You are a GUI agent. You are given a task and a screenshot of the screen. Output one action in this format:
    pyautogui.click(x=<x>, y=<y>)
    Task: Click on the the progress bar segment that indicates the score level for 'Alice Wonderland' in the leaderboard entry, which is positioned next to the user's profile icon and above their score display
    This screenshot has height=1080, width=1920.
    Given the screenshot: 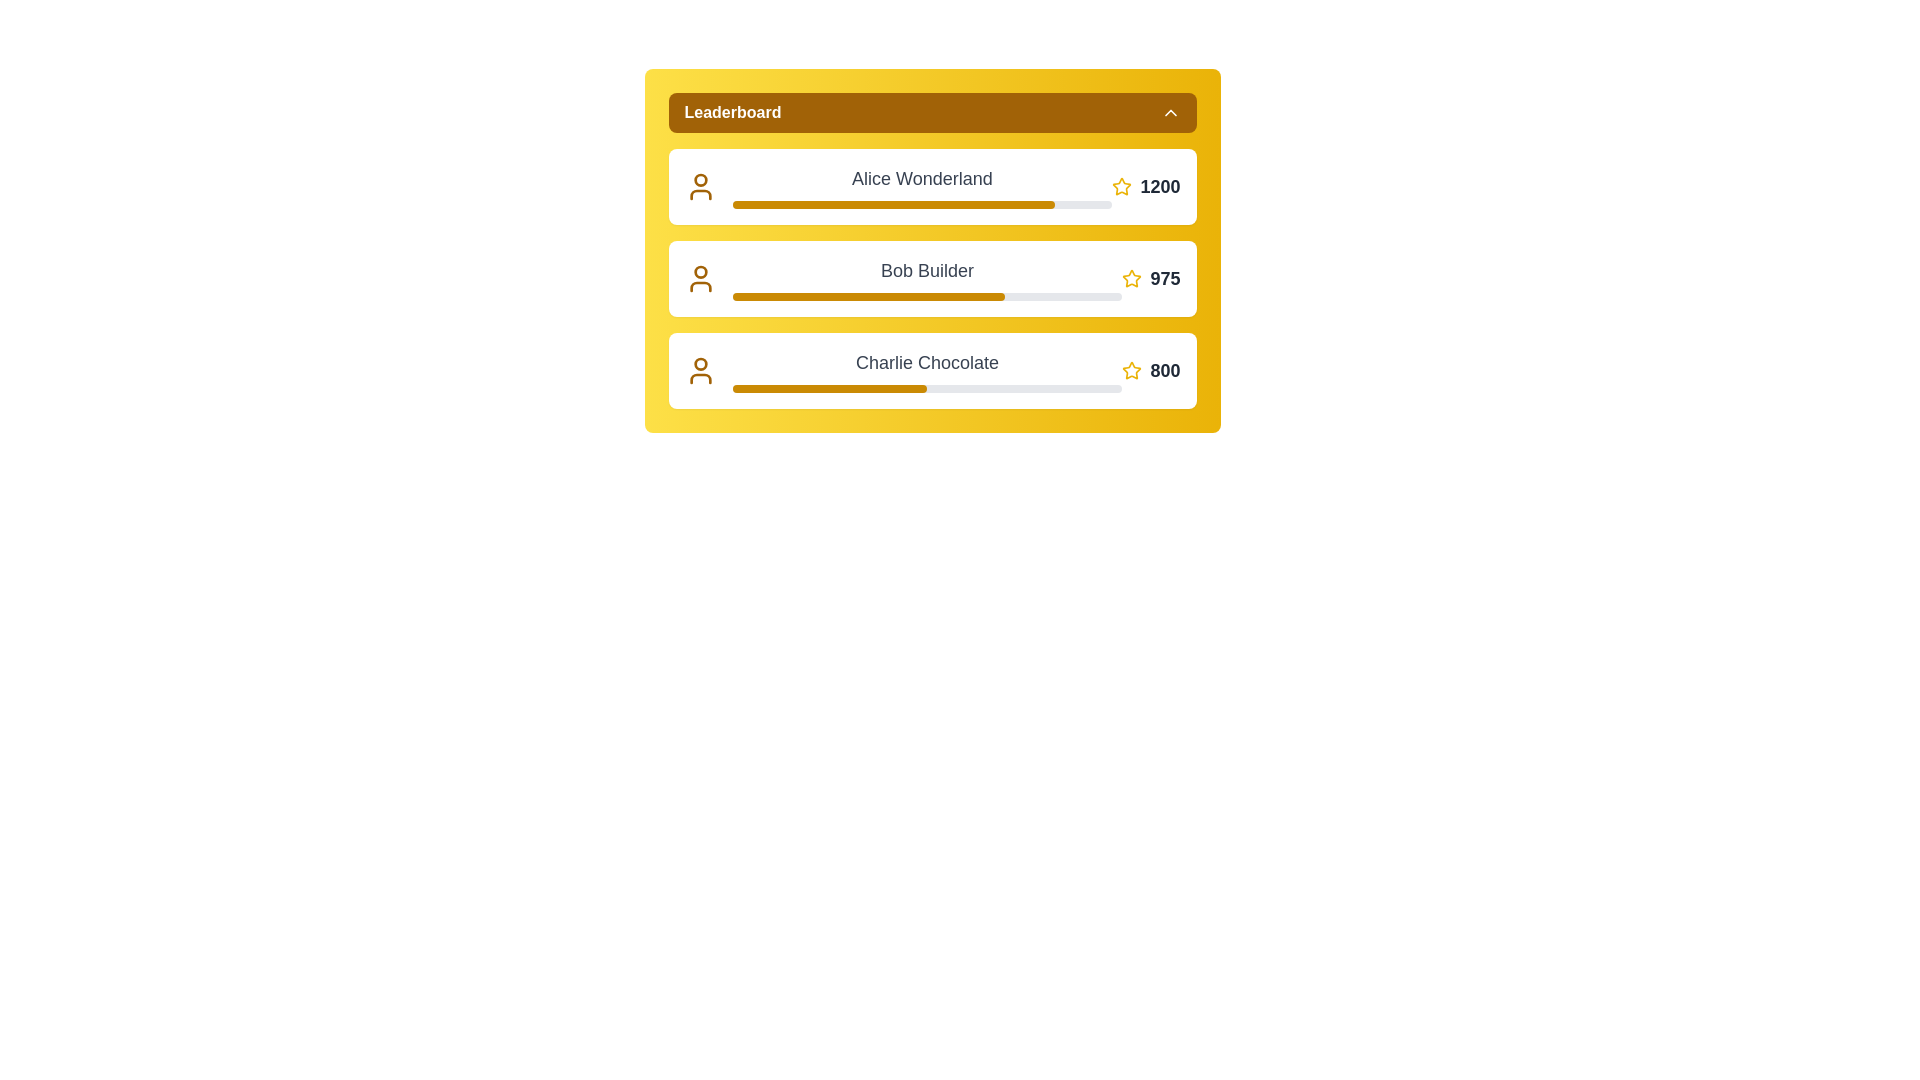 What is the action you would take?
    pyautogui.click(x=892, y=204)
    